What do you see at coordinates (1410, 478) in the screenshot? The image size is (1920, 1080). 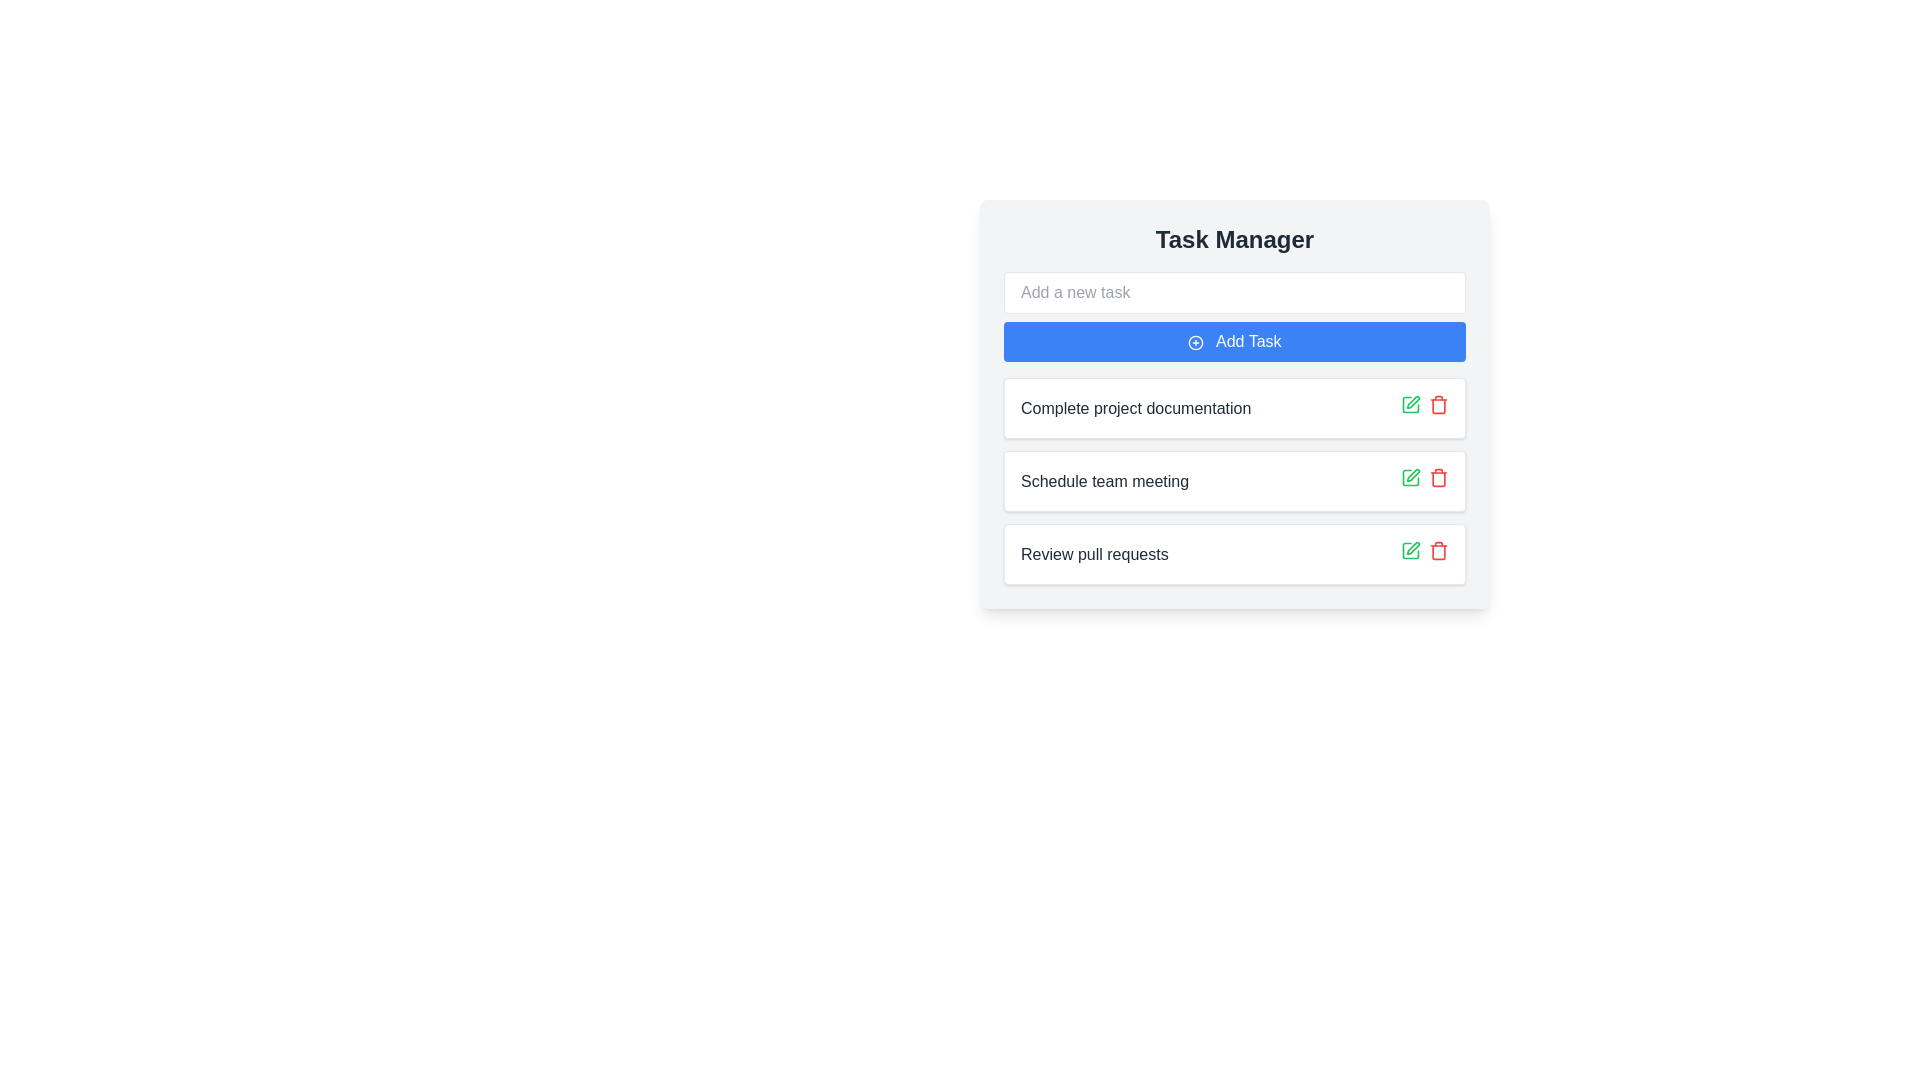 I see `the edit icon button located to the left of the red trash icon in the 'Schedule team meeting' task row for keyboard accessibility` at bounding box center [1410, 478].